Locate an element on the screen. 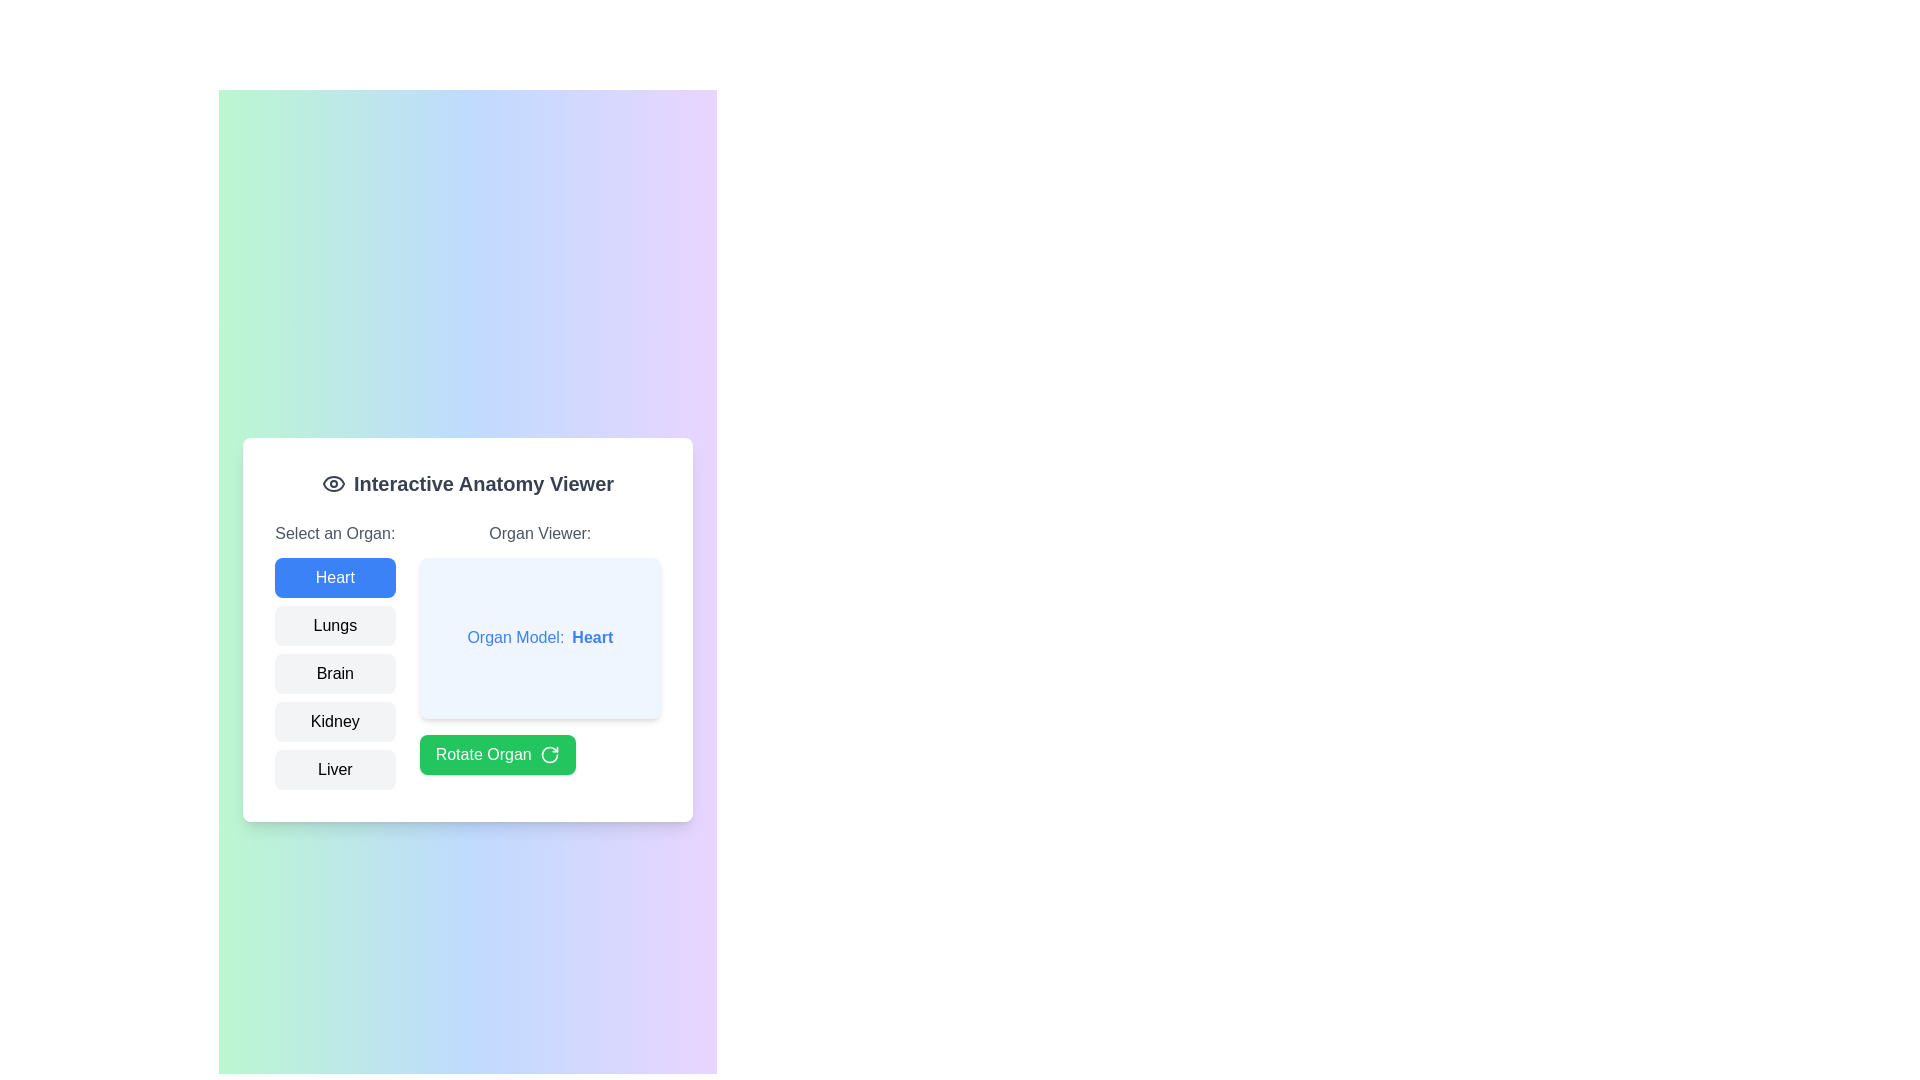  the 'Kidney' button, which is the fourth button in the vertical list under the 'Select an Organ' section, identified by its light gray background and rounded corners is located at coordinates (335, 721).